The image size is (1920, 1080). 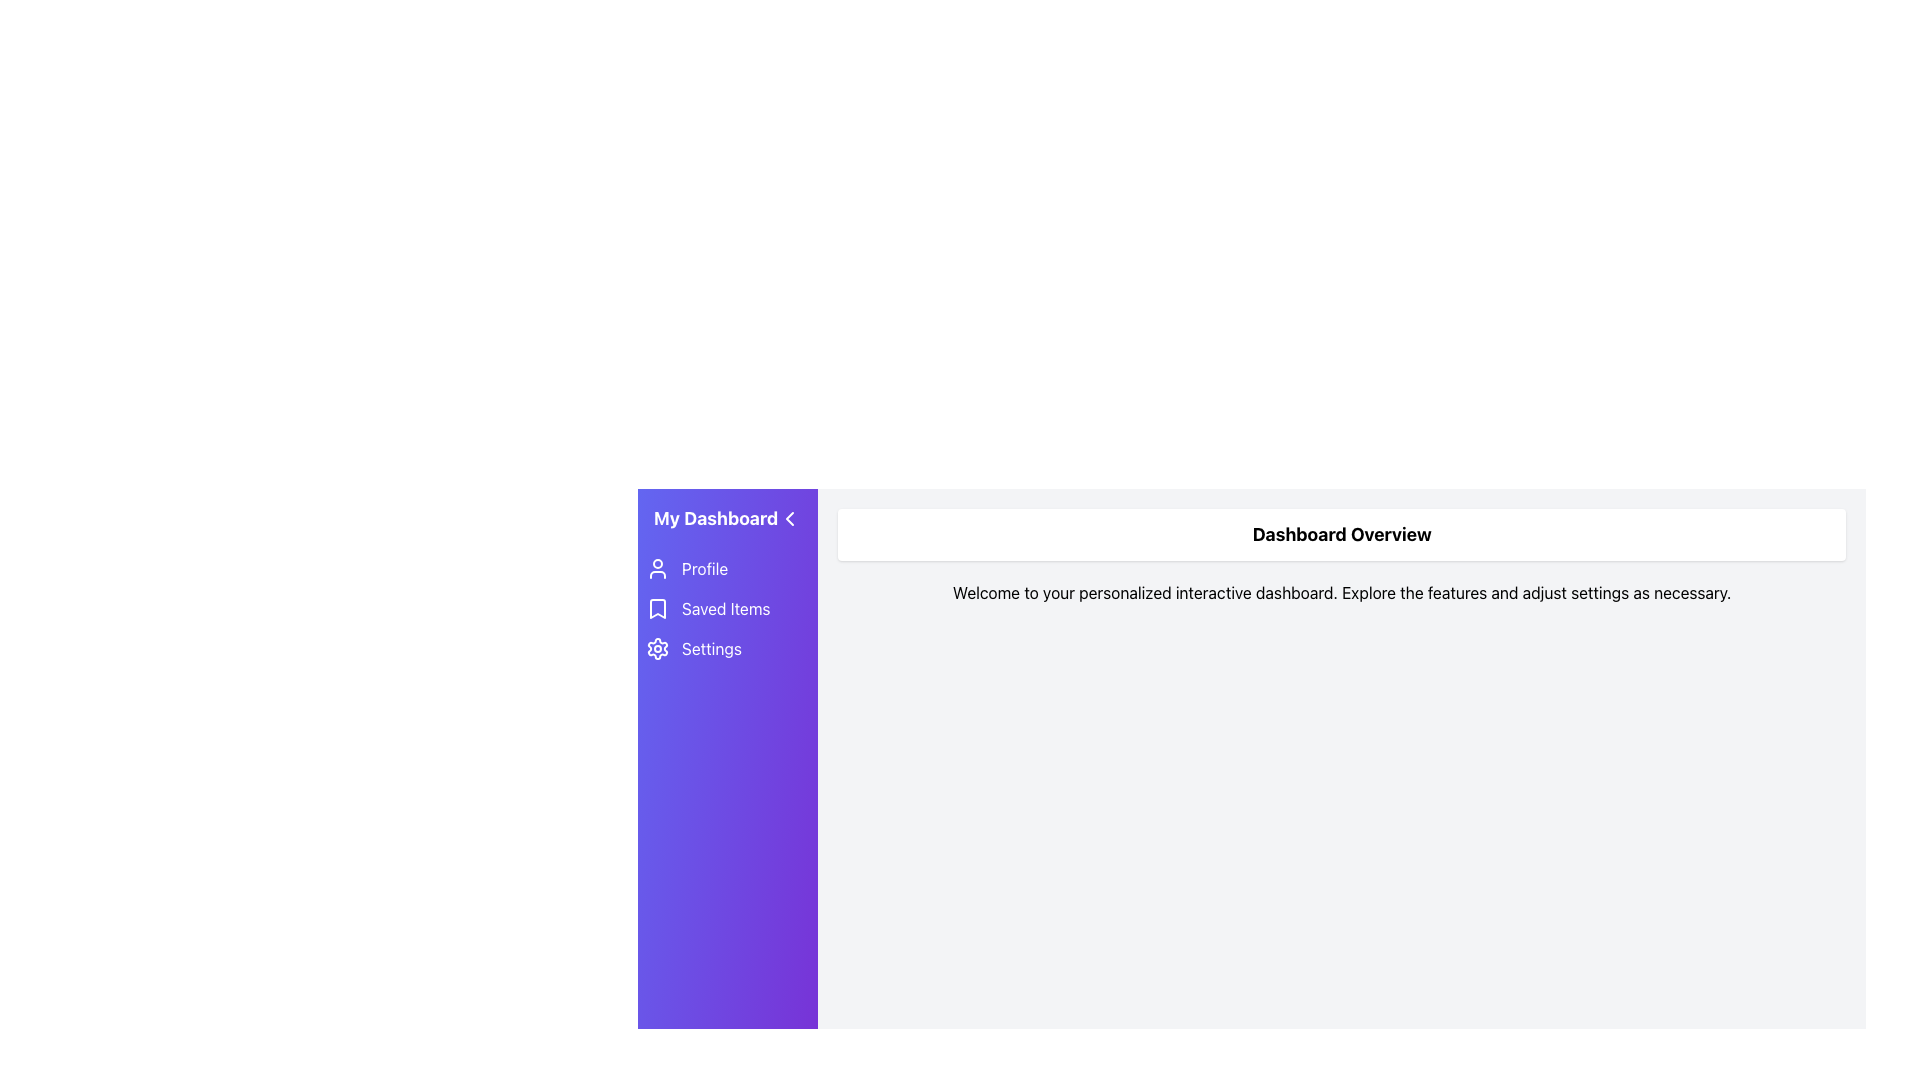 What do you see at coordinates (725, 608) in the screenshot?
I see `displayed text of the 'Saved Items' label located in the sidebar navigation menu, positioned to the right of the bookmark icon` at bounding box center [725, 608].